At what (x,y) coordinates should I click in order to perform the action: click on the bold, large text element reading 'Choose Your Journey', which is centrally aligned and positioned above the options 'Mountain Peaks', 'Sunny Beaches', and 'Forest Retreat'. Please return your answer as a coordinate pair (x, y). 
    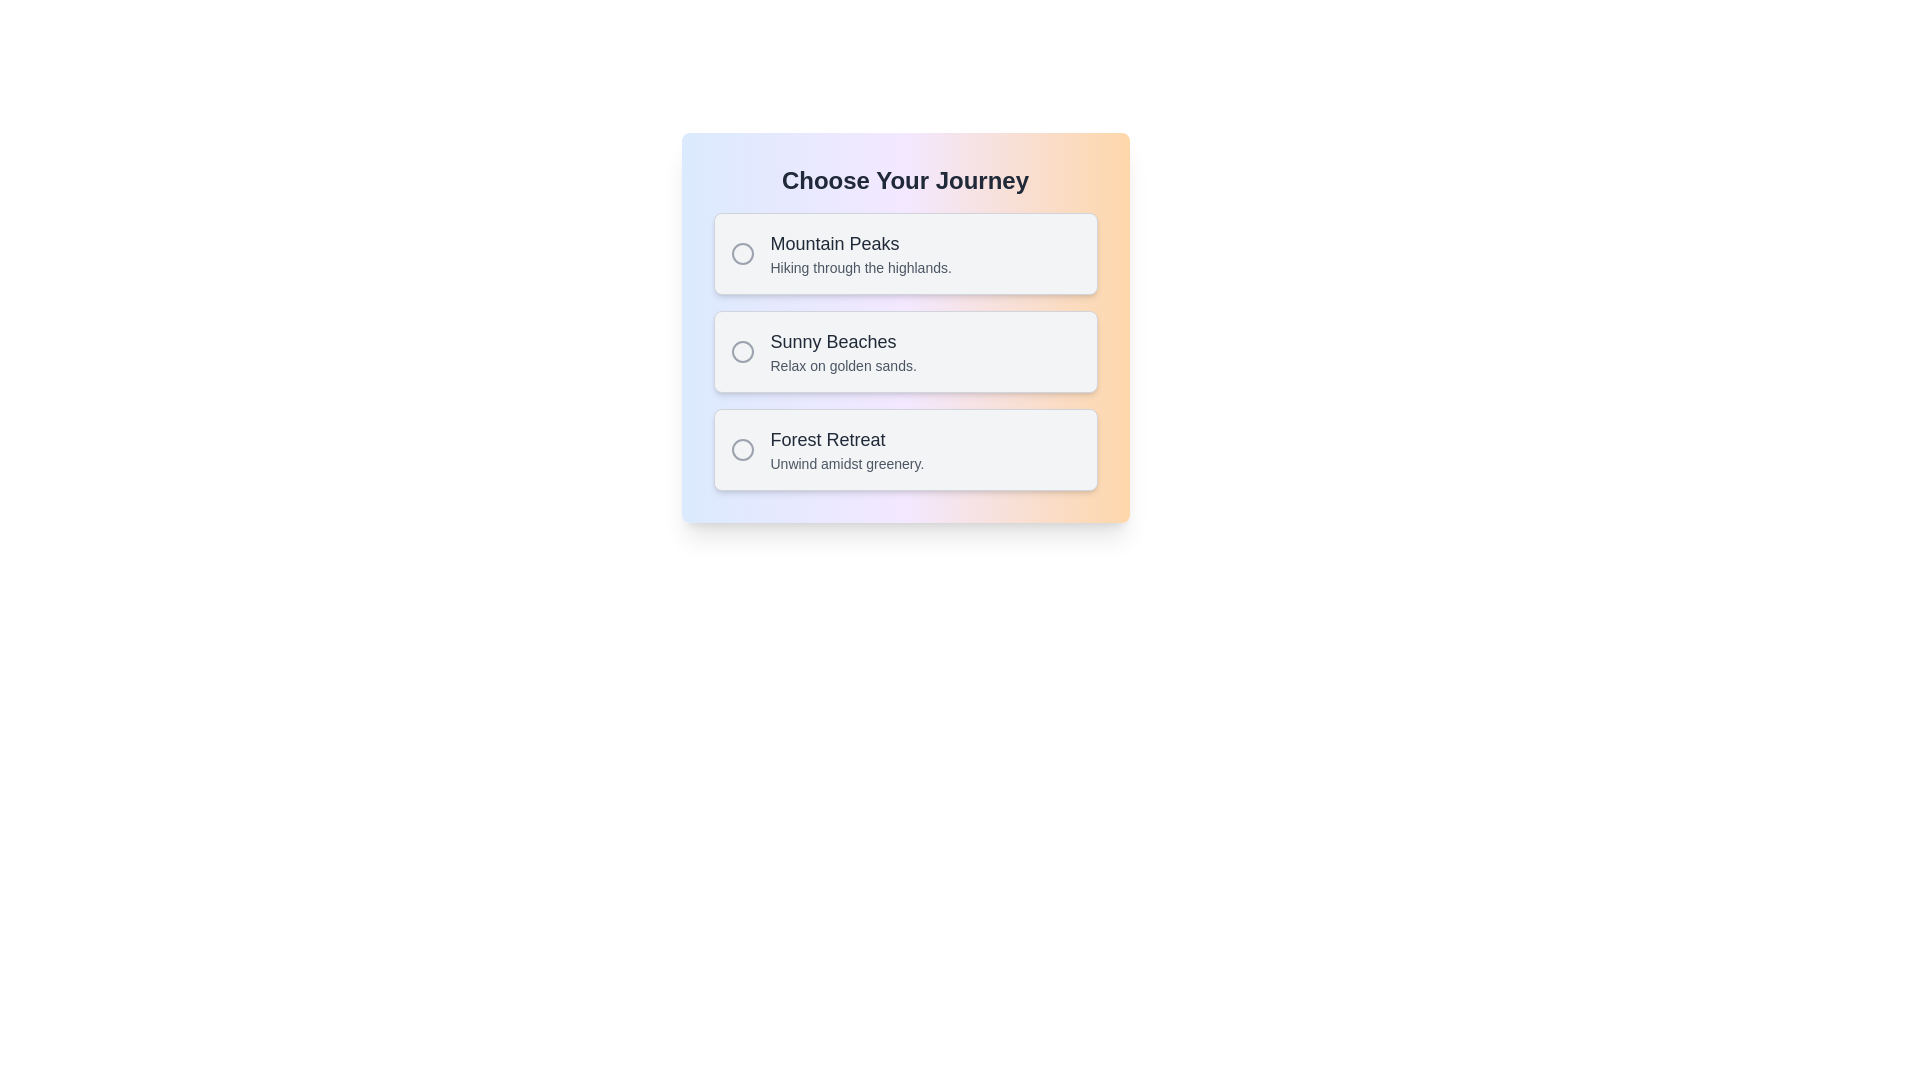
    Looking at the image, I should click on (904, 181).